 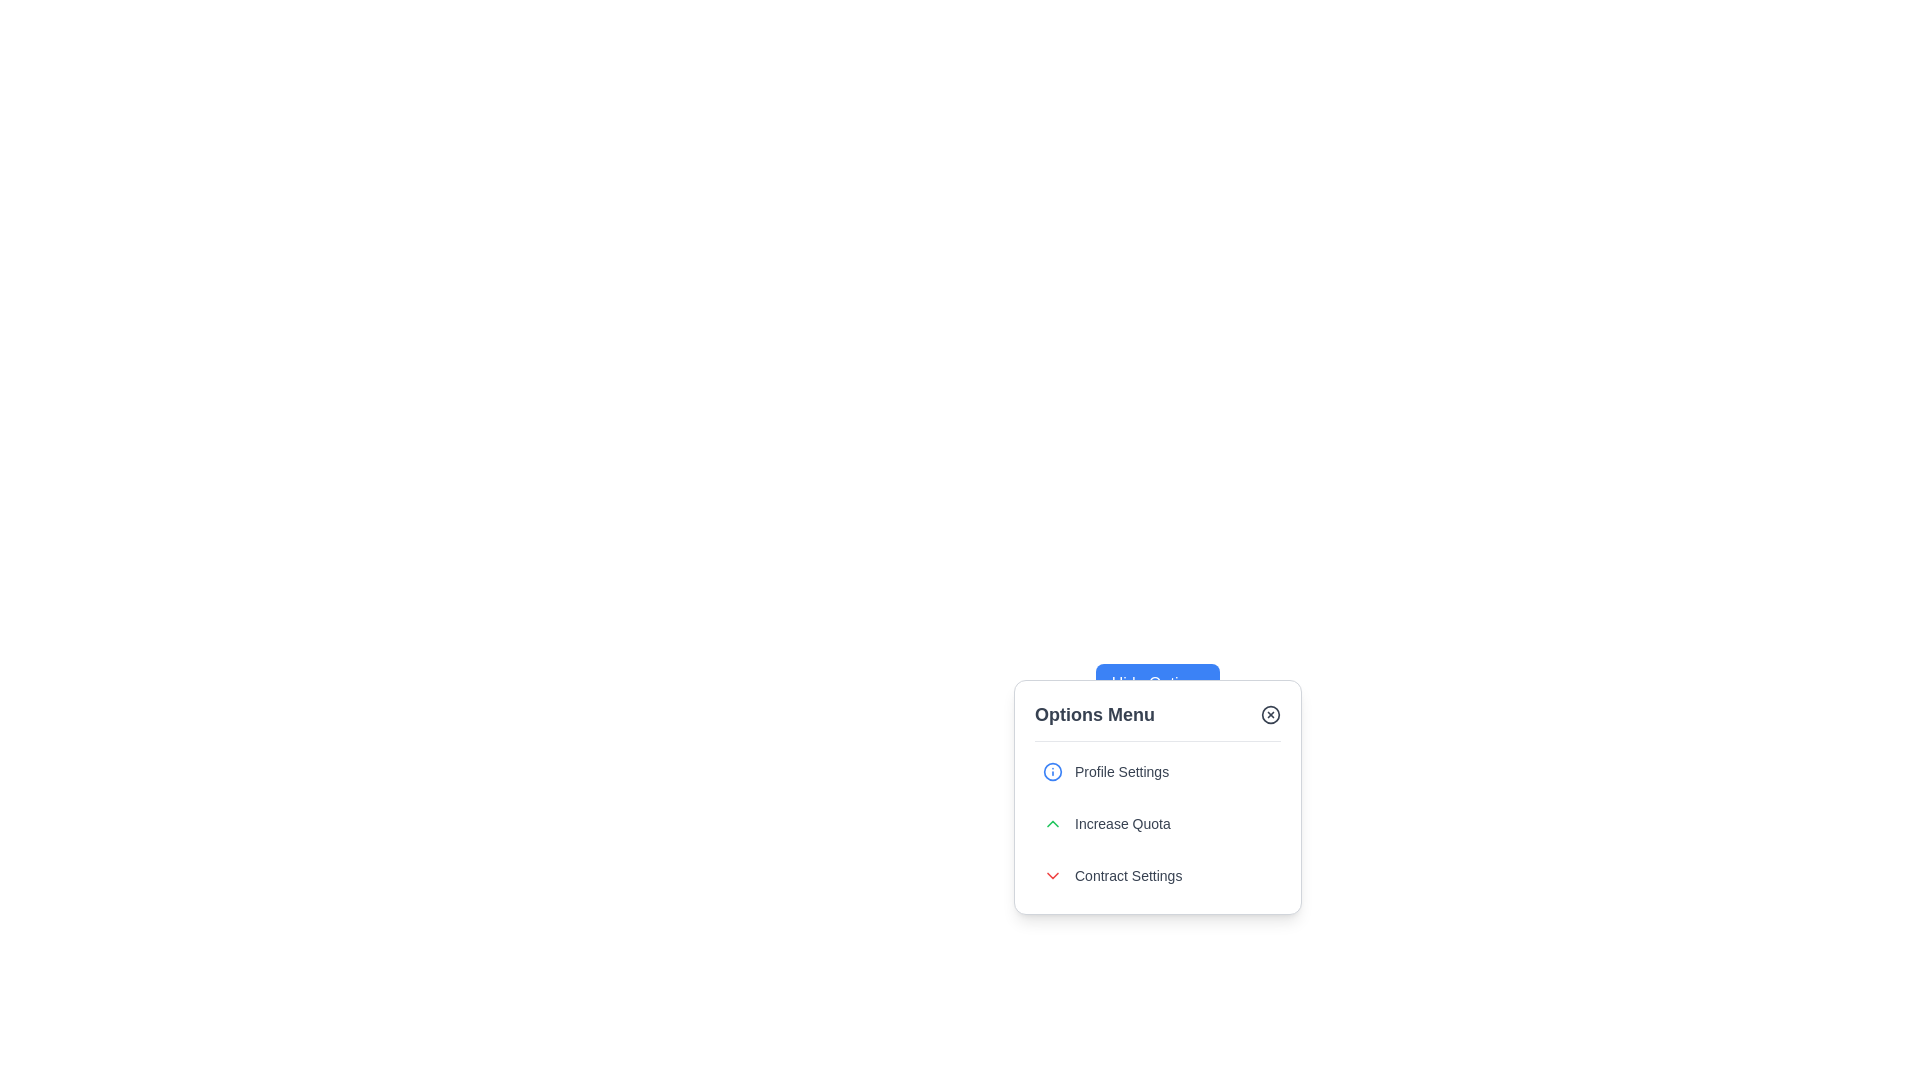 What do you see at coordinates (1128, 874) in the screenshot?
I see `the 'Contract Settings' text label within the dropdown menu` at bounding box center [1128, 874].